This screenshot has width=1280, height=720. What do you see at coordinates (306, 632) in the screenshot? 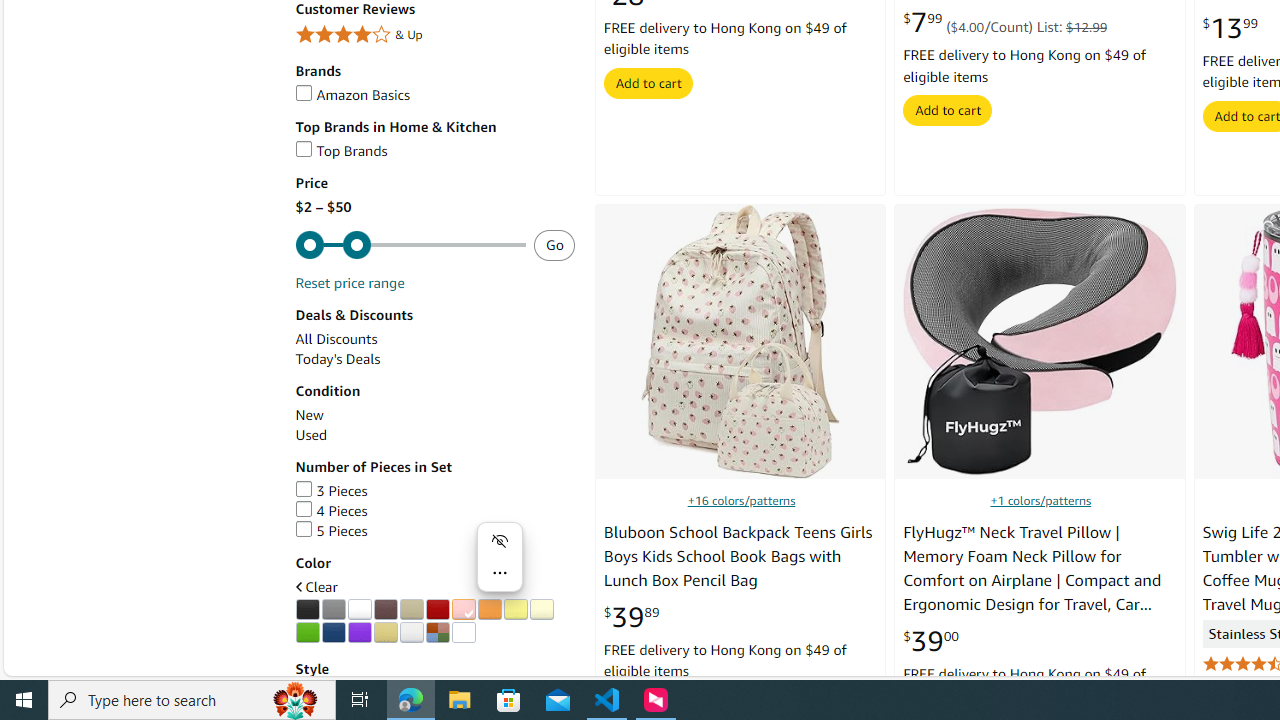
I see `'Green'` at bounding box center [306, 632].